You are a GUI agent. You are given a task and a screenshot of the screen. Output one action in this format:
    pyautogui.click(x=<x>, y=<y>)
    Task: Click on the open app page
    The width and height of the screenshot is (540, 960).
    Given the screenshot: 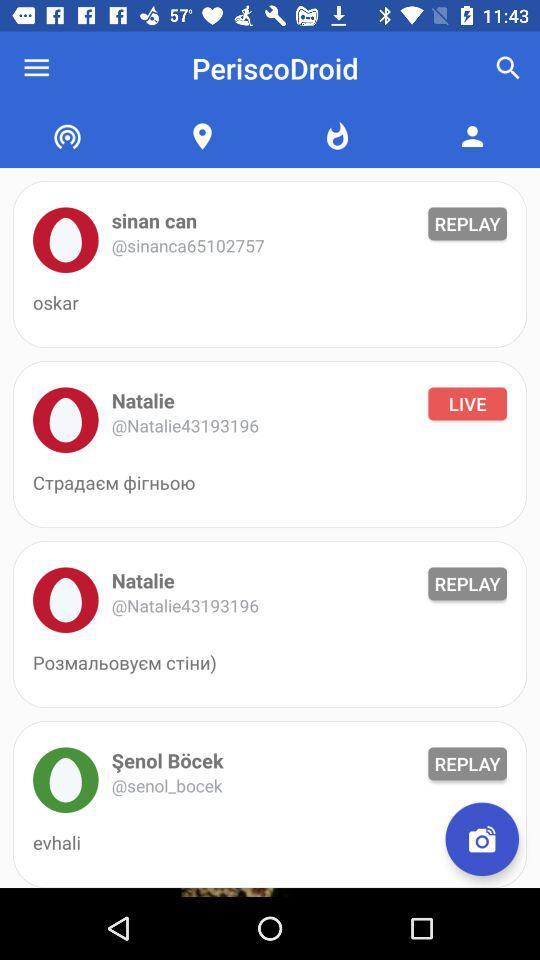 What is the action you would take?
    pyautogui.click(x=65, y=779)
    